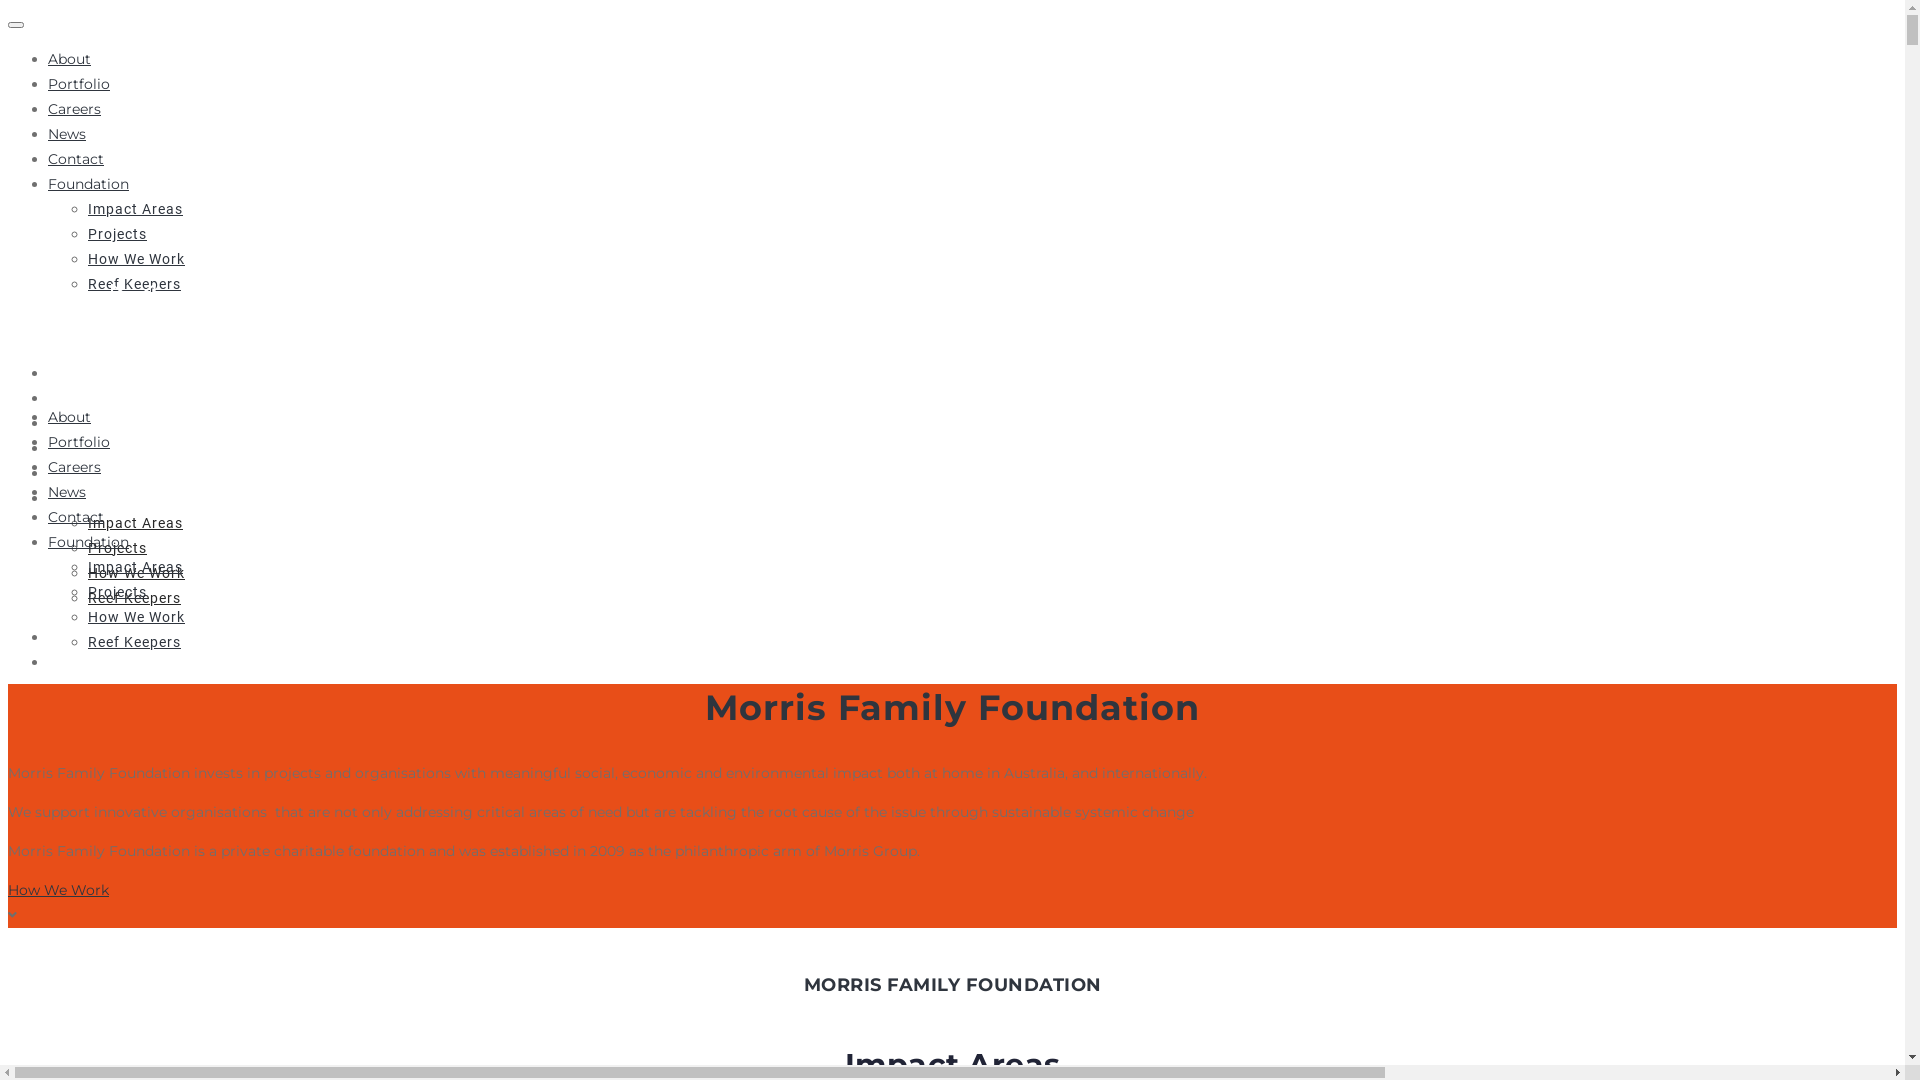 The width and height of the screenshot is (1920, 1080). What do you see at coordinates (48, 415) in the screenshot?
I see `'About'` at bounding box center [48, 415].